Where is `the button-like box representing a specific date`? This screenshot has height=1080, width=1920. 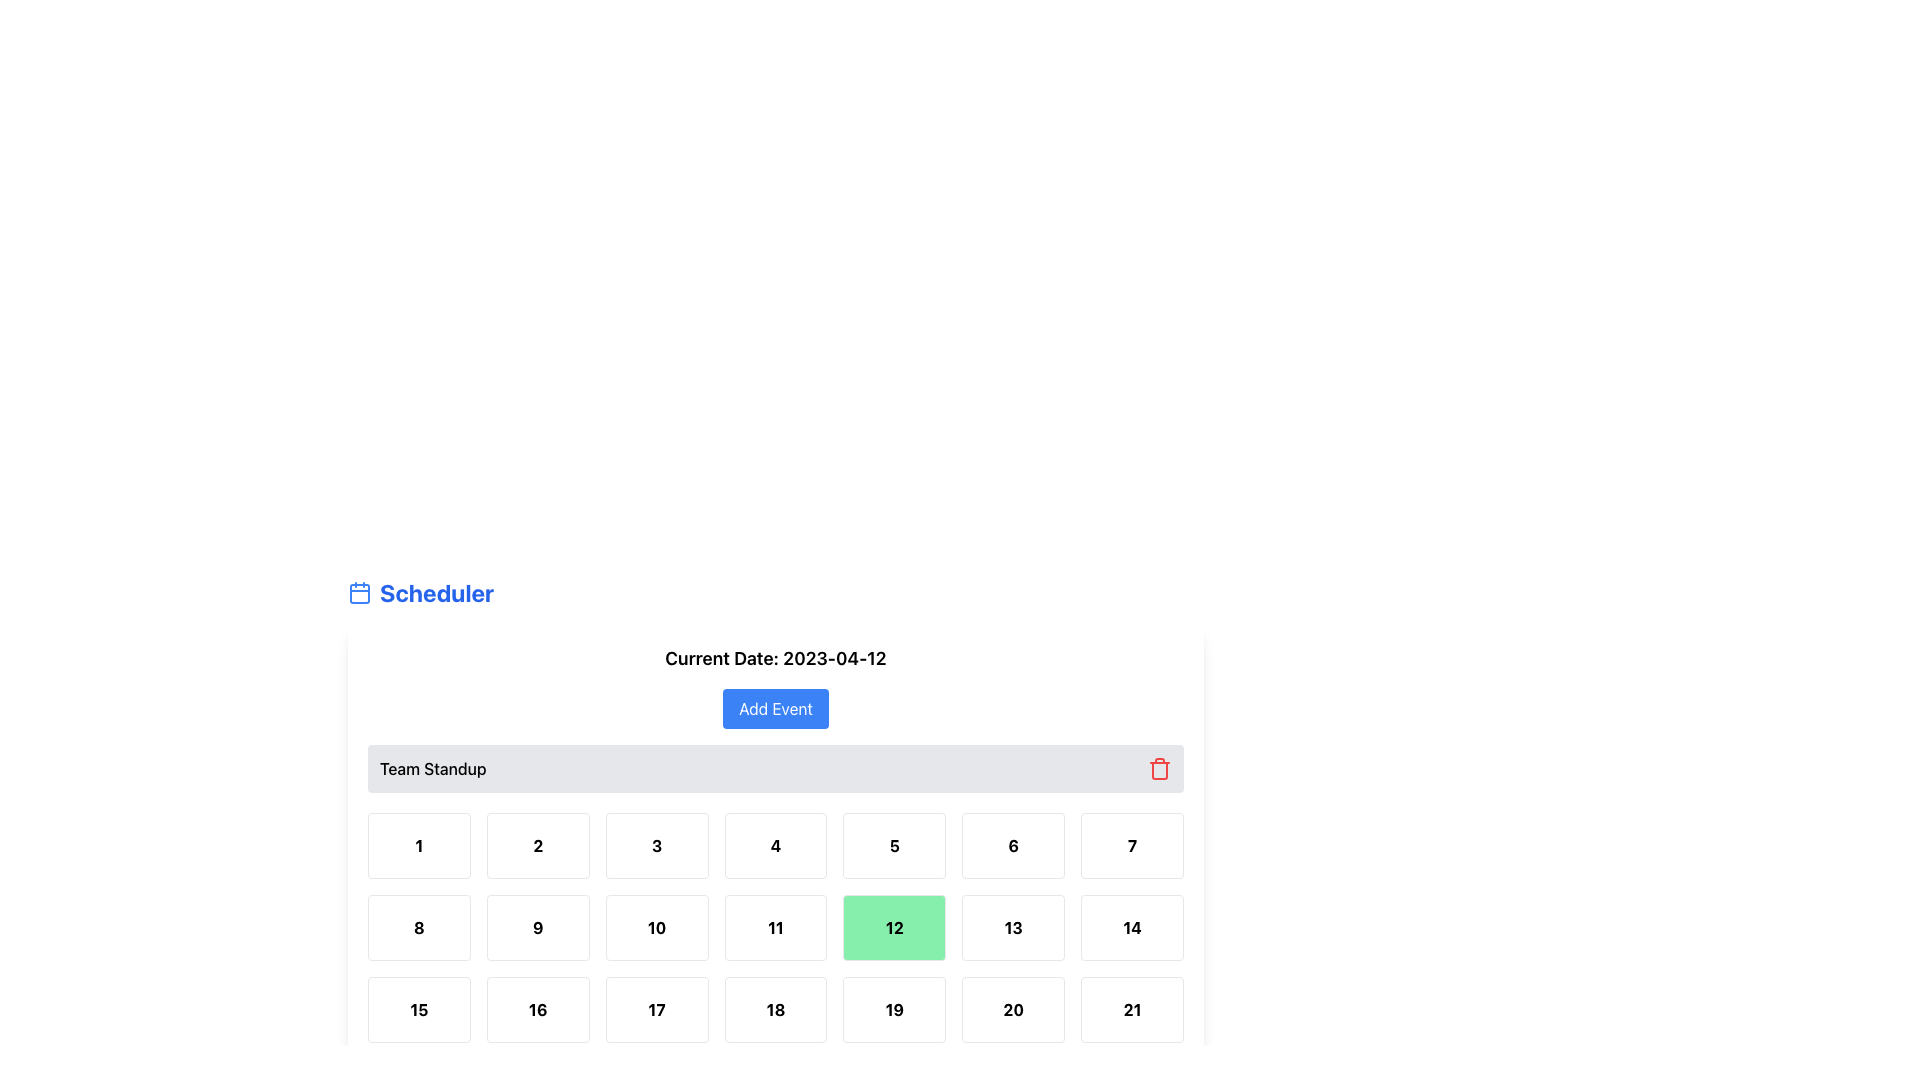 the button-like box representing a specific date is located at coordinates (657, 928).